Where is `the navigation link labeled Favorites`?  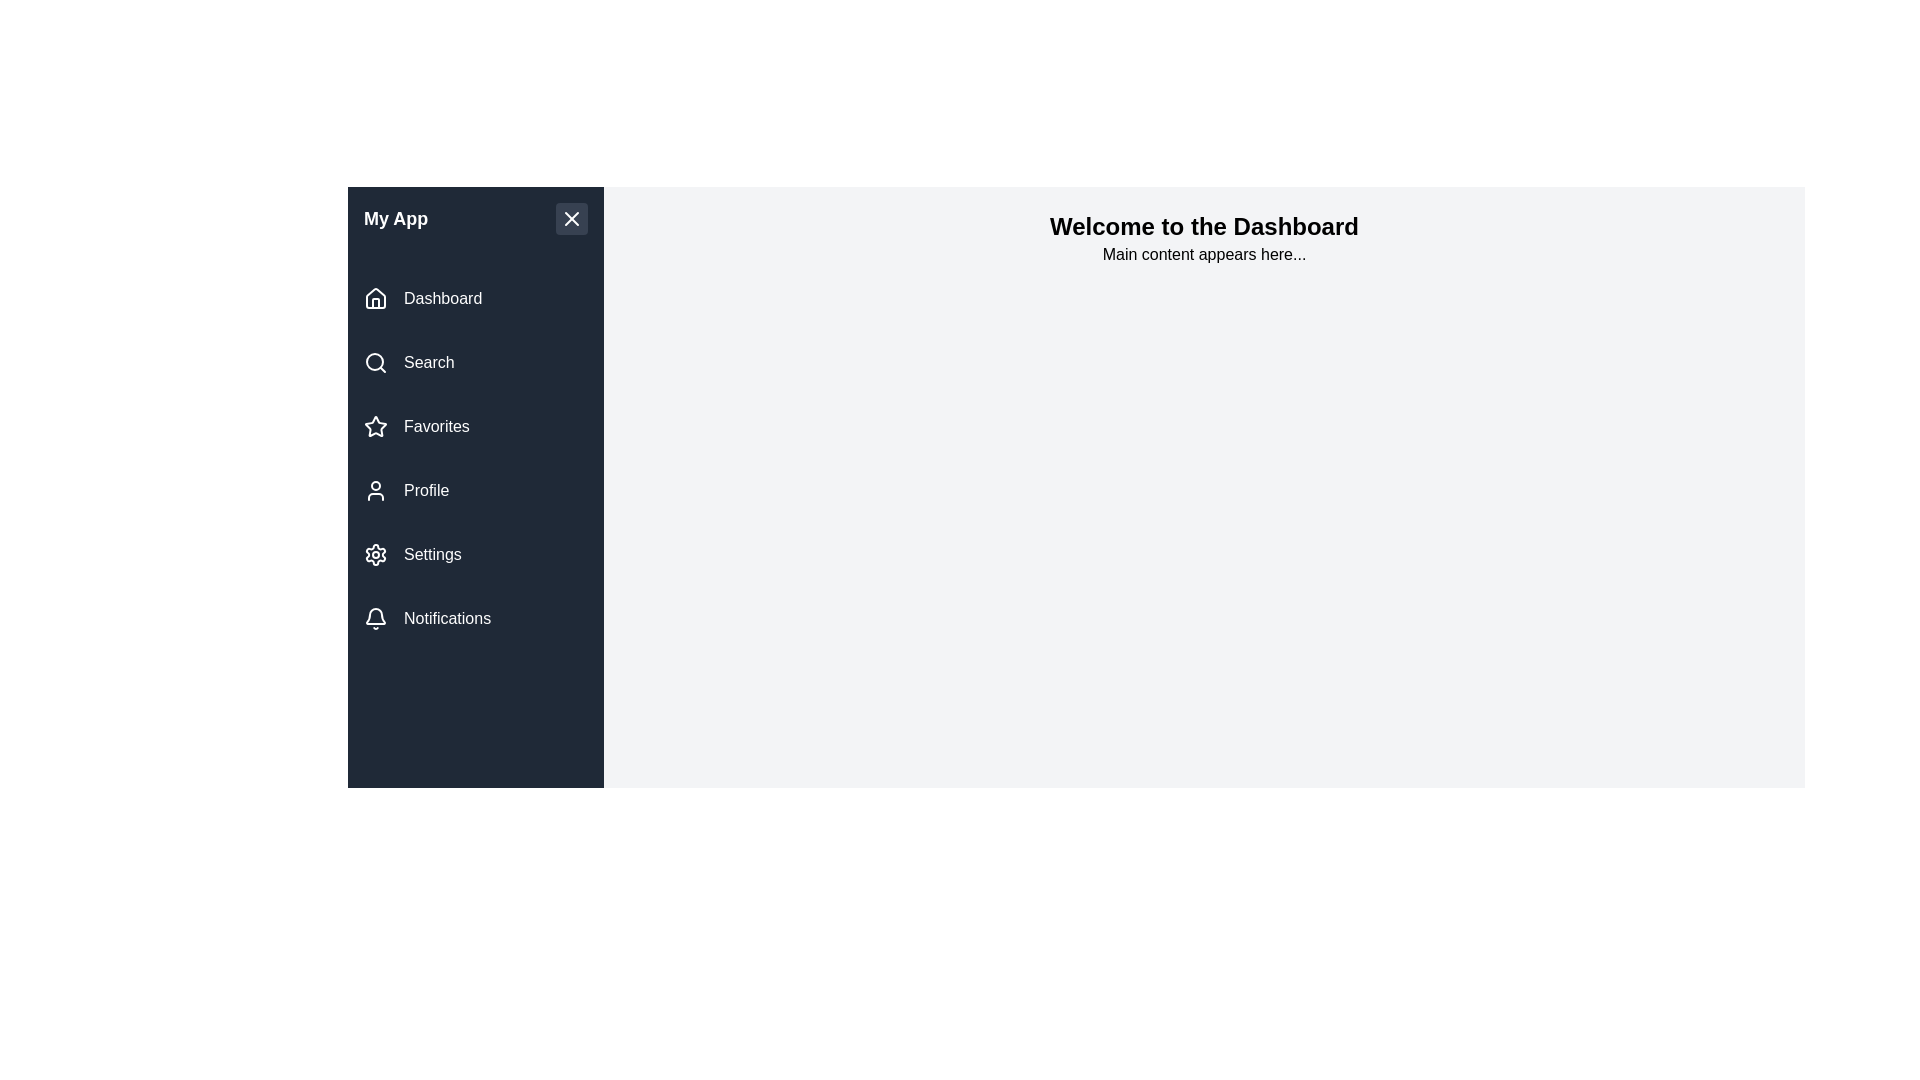
the navigation link labeled Favorites is located at coordinates (474, 426).